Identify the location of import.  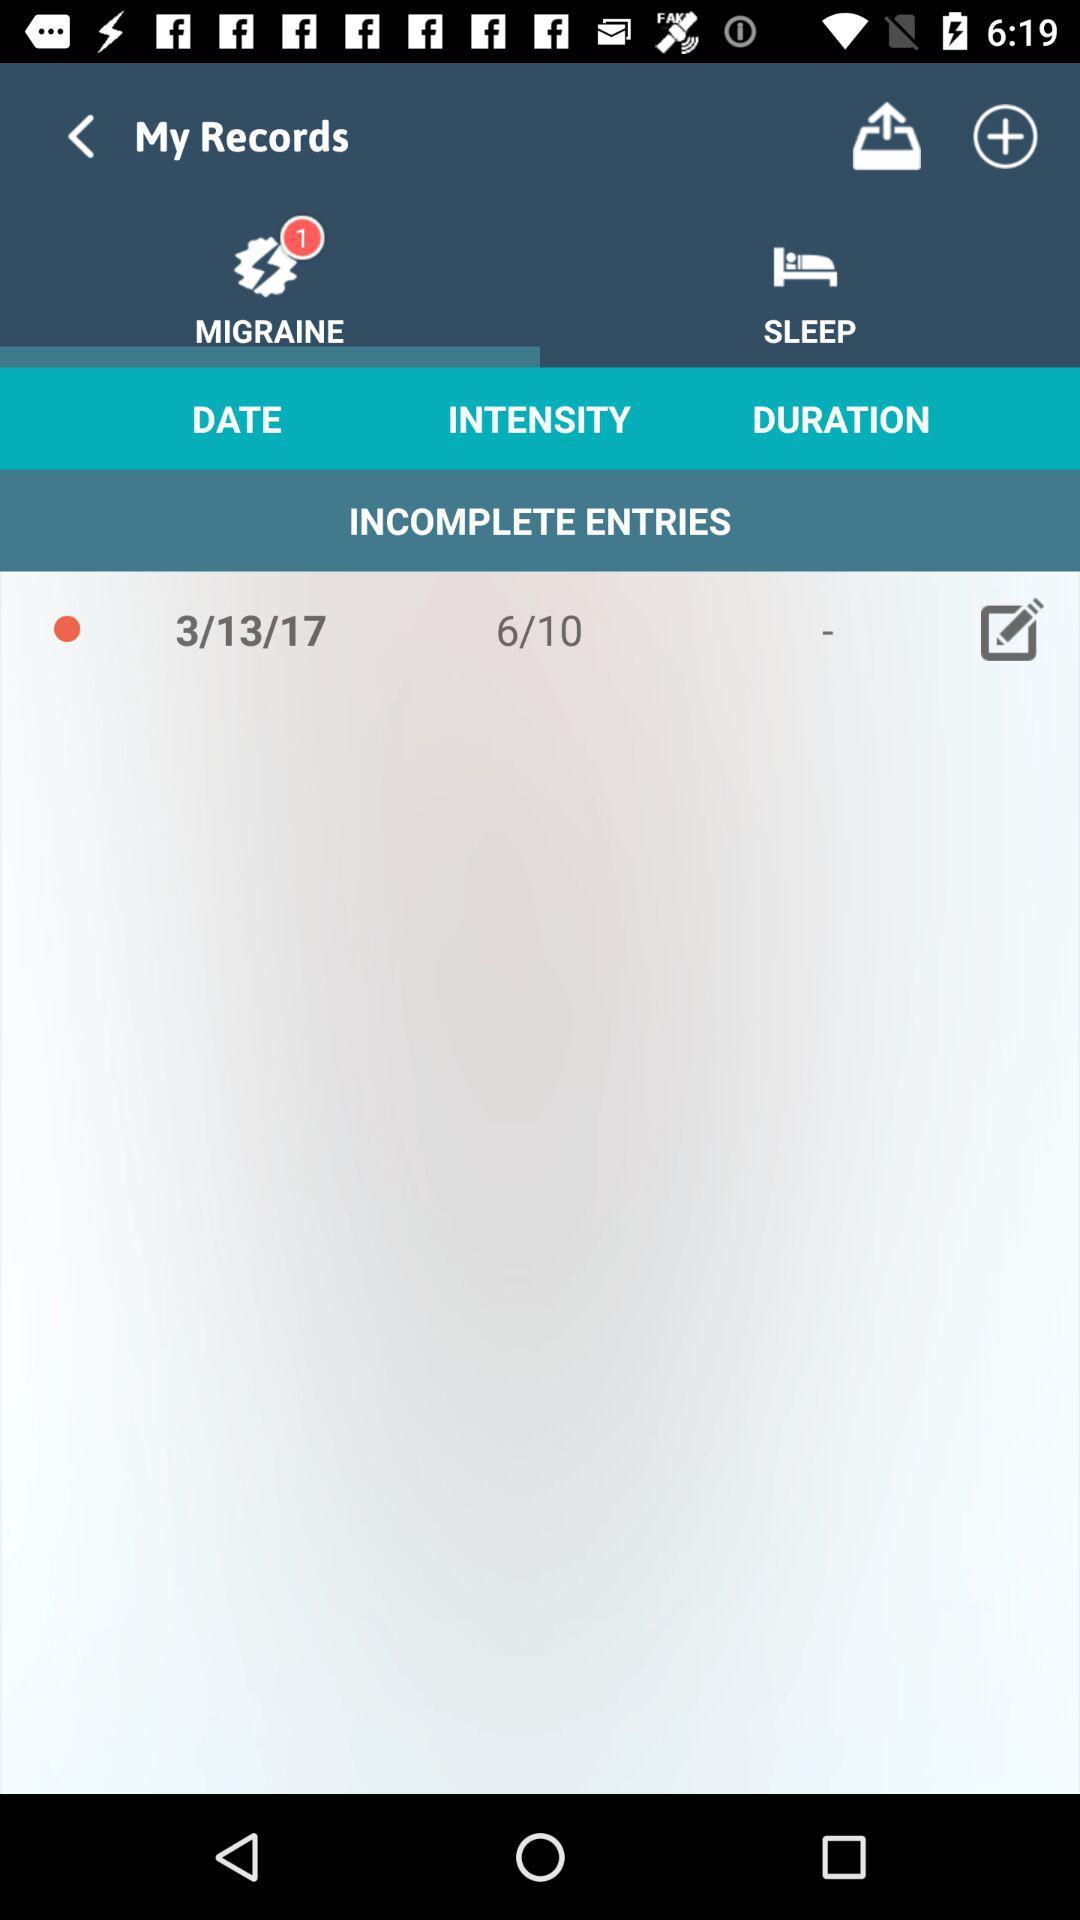
(885, 135).